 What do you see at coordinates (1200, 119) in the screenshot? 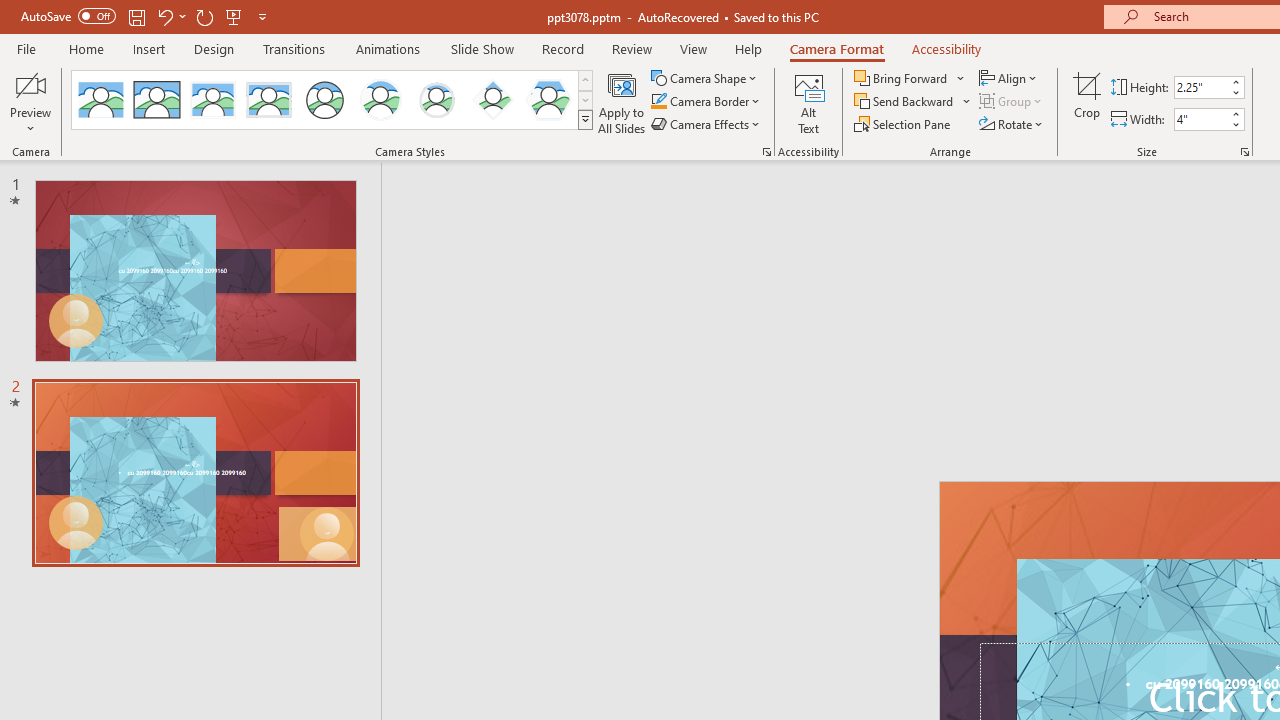
I see `'Cameo Width'` at bounding box center [1200, 119].